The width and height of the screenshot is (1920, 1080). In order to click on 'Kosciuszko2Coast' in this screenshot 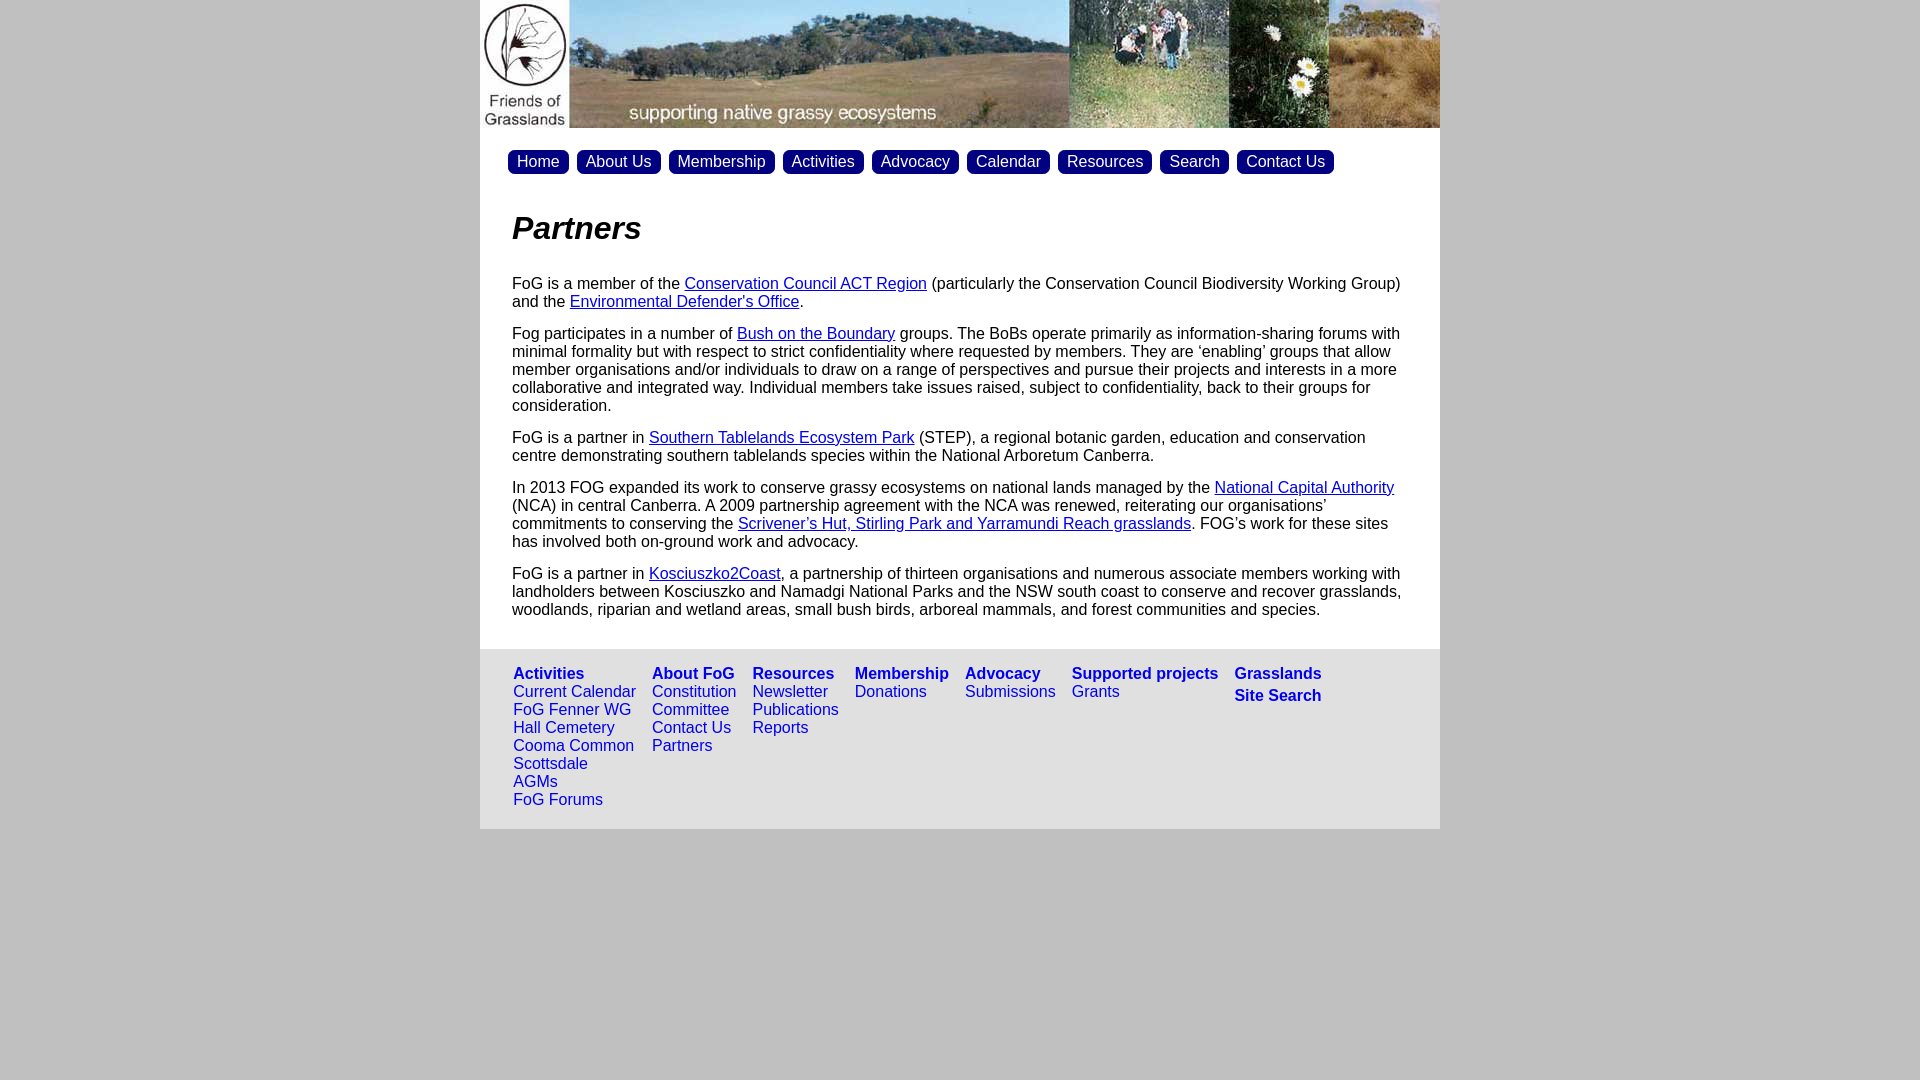, I will do `click(715, 573)`.